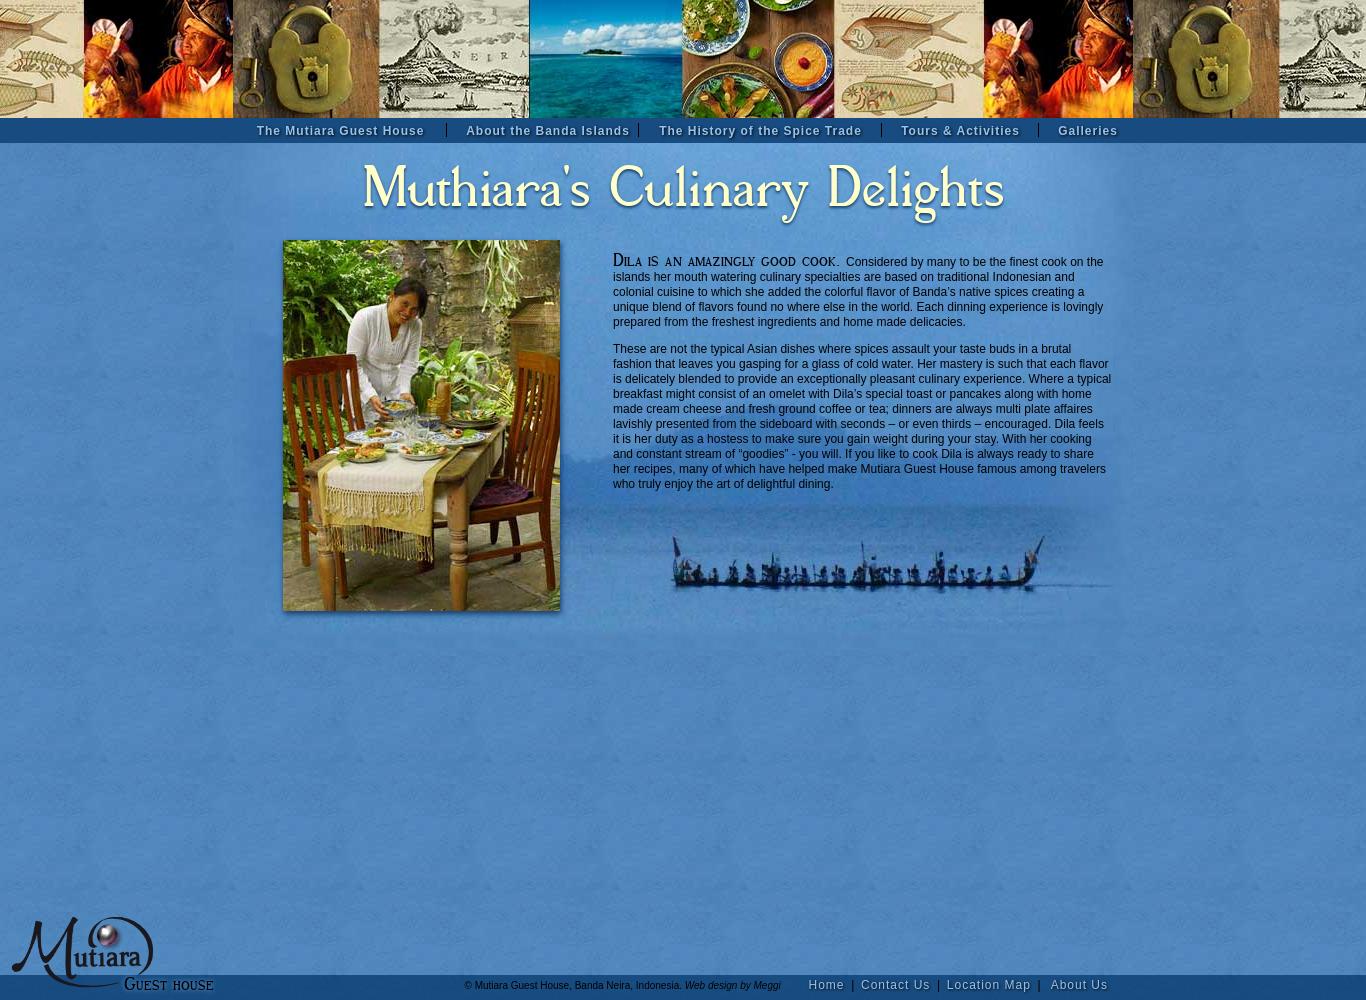 The height and width of the screenshot is (1000, 1366). Describe the element at coordinates (988, 984) in the screenshot. I see `'Location Map'` at that location.